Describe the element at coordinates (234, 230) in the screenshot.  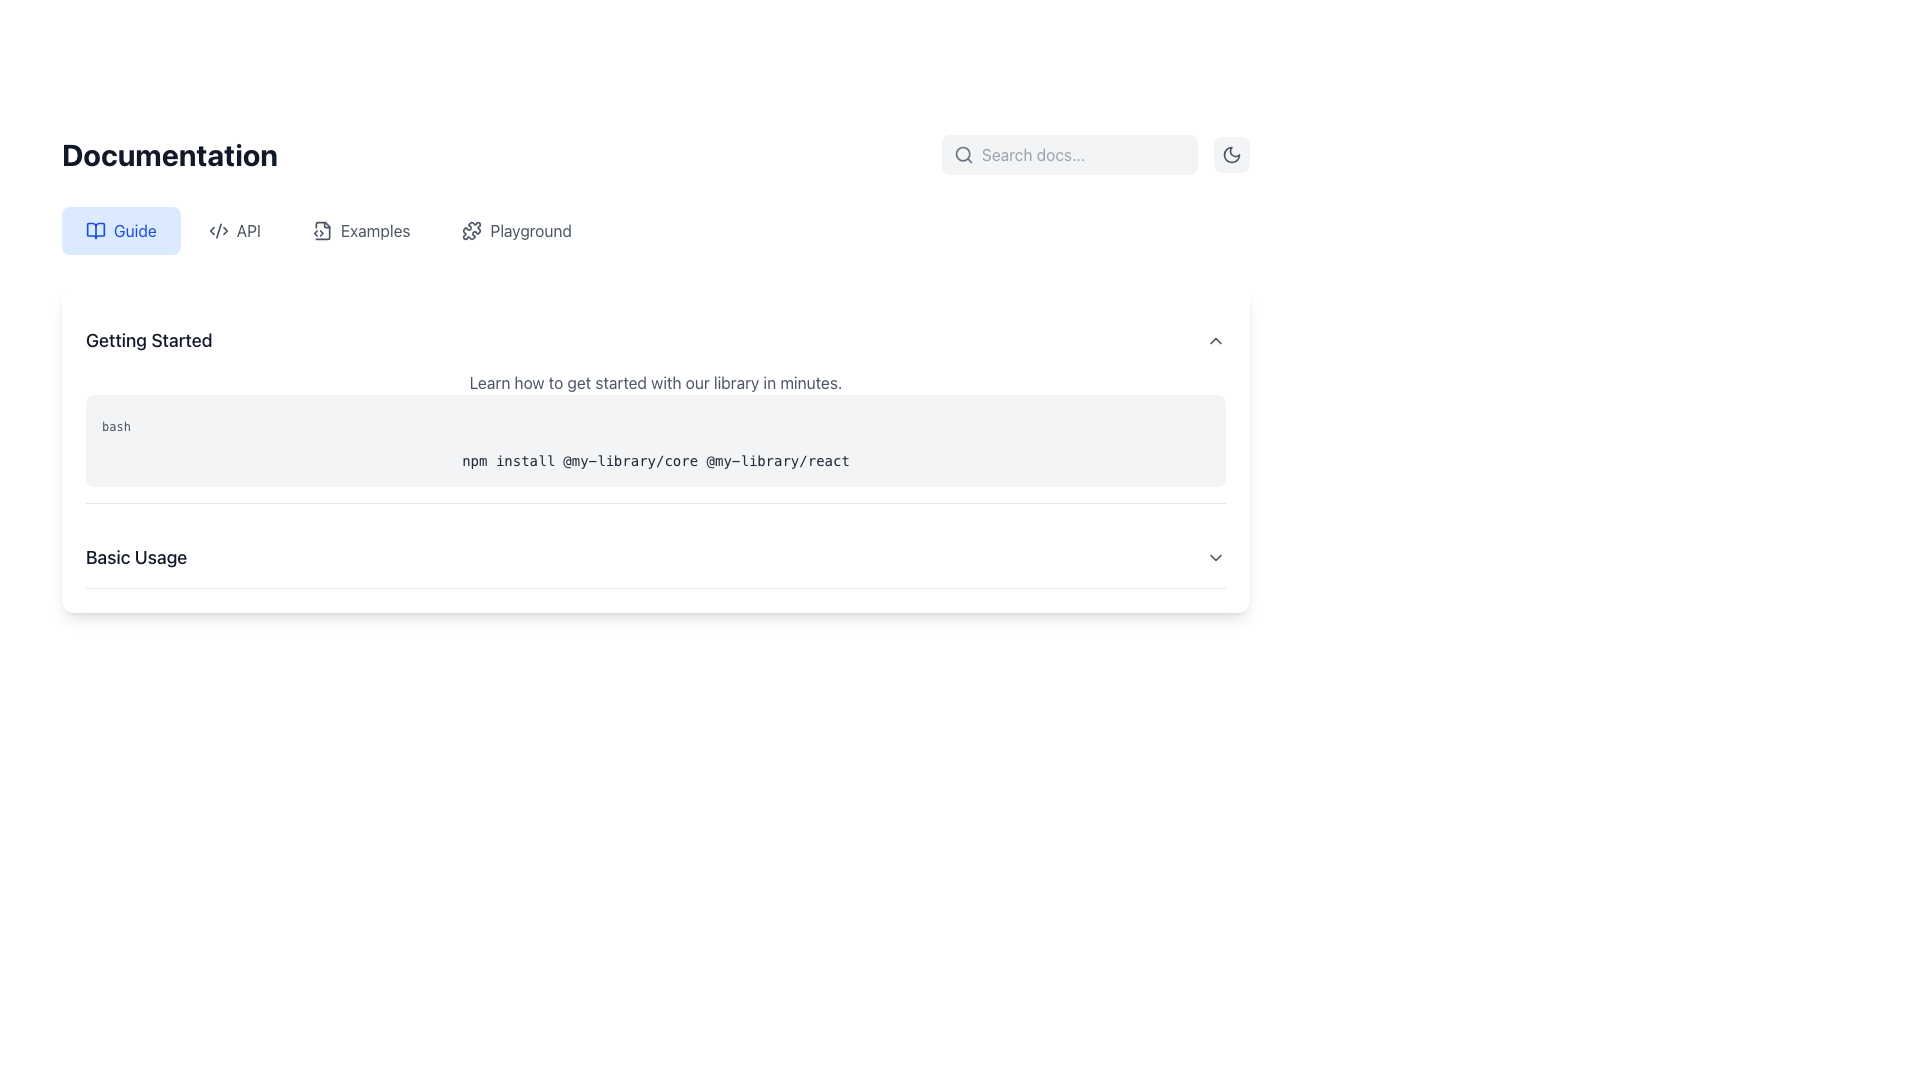
I see `the navigation button that serves as a link to the API documentation, located beneath the 'Documentation' title as the second item from the left` at that location.